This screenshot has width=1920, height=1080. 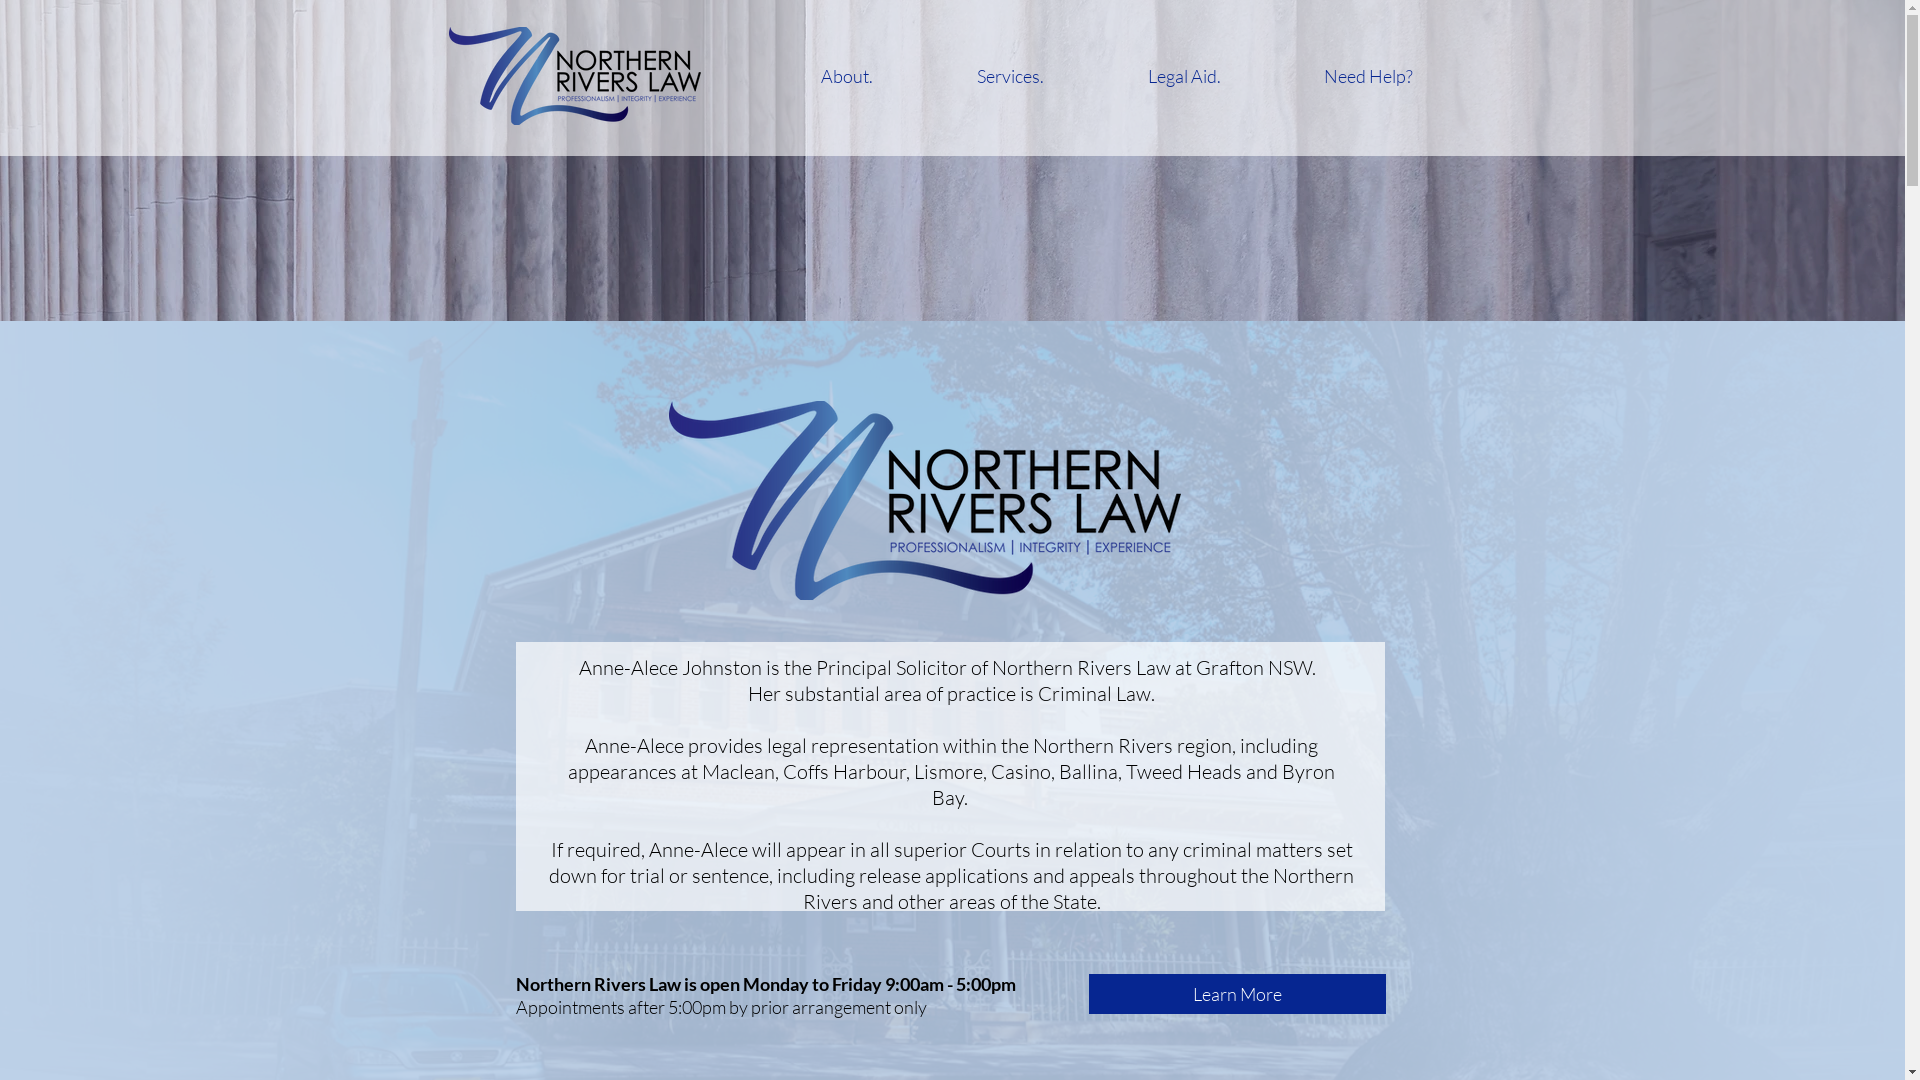 What do you see at coordinates (1235, 994) in the screenshot?
I see `'Learn More'` at bounding box center [1235, 994].